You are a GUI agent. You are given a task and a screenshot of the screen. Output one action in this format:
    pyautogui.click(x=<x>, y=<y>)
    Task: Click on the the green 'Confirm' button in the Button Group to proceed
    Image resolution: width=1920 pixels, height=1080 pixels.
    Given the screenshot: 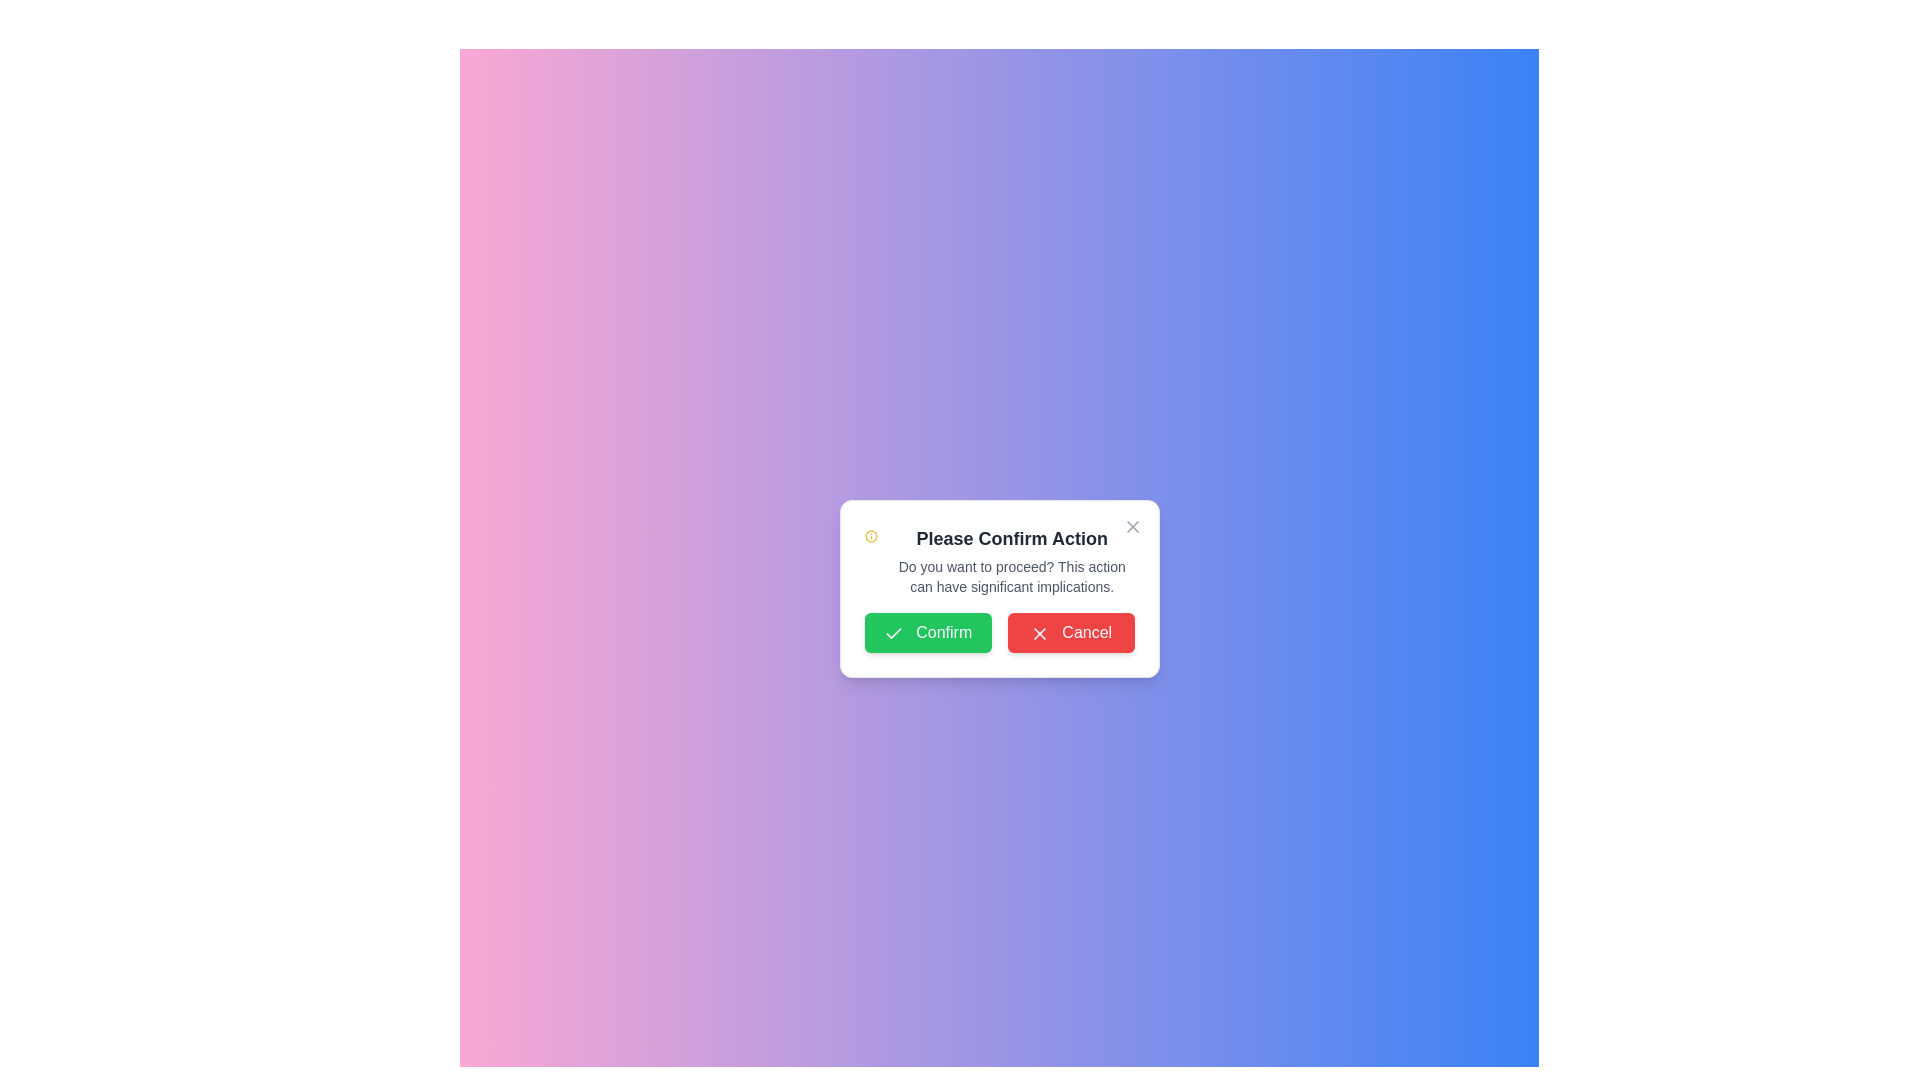 What is the action you would take?
    pyautogui.click(x=999, y=632)
    